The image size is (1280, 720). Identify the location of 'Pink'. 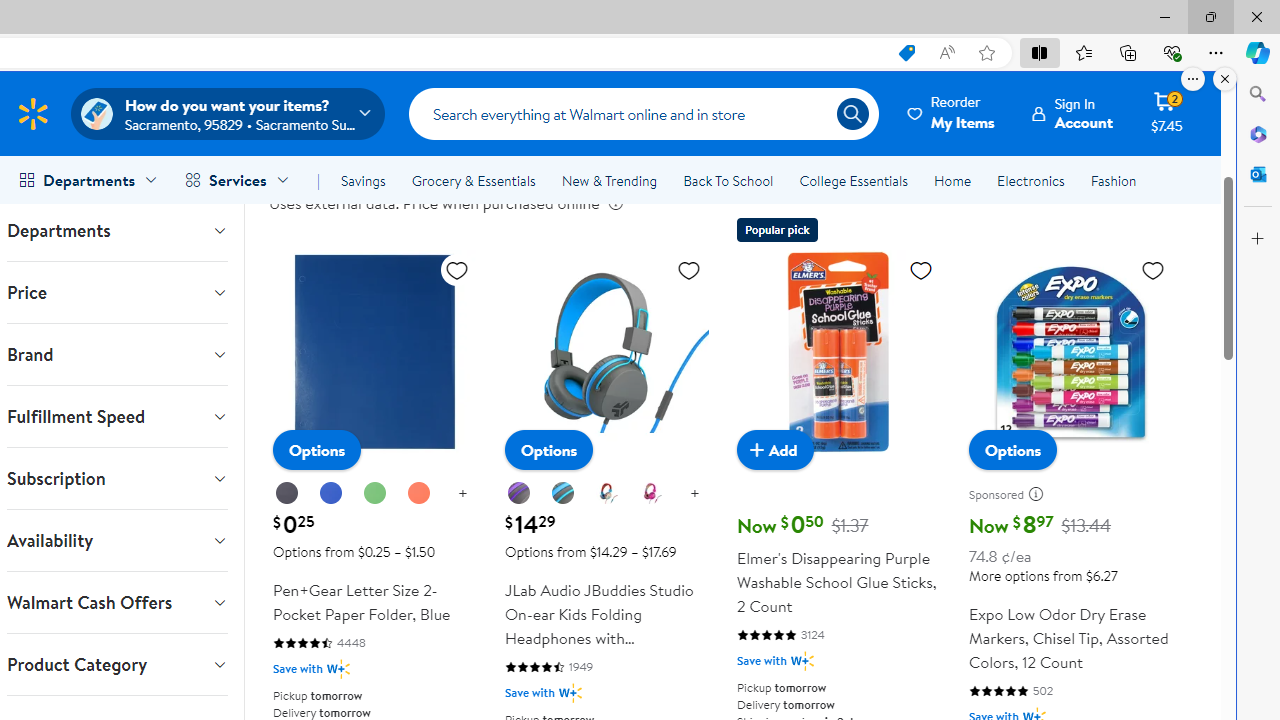
(651, 494).